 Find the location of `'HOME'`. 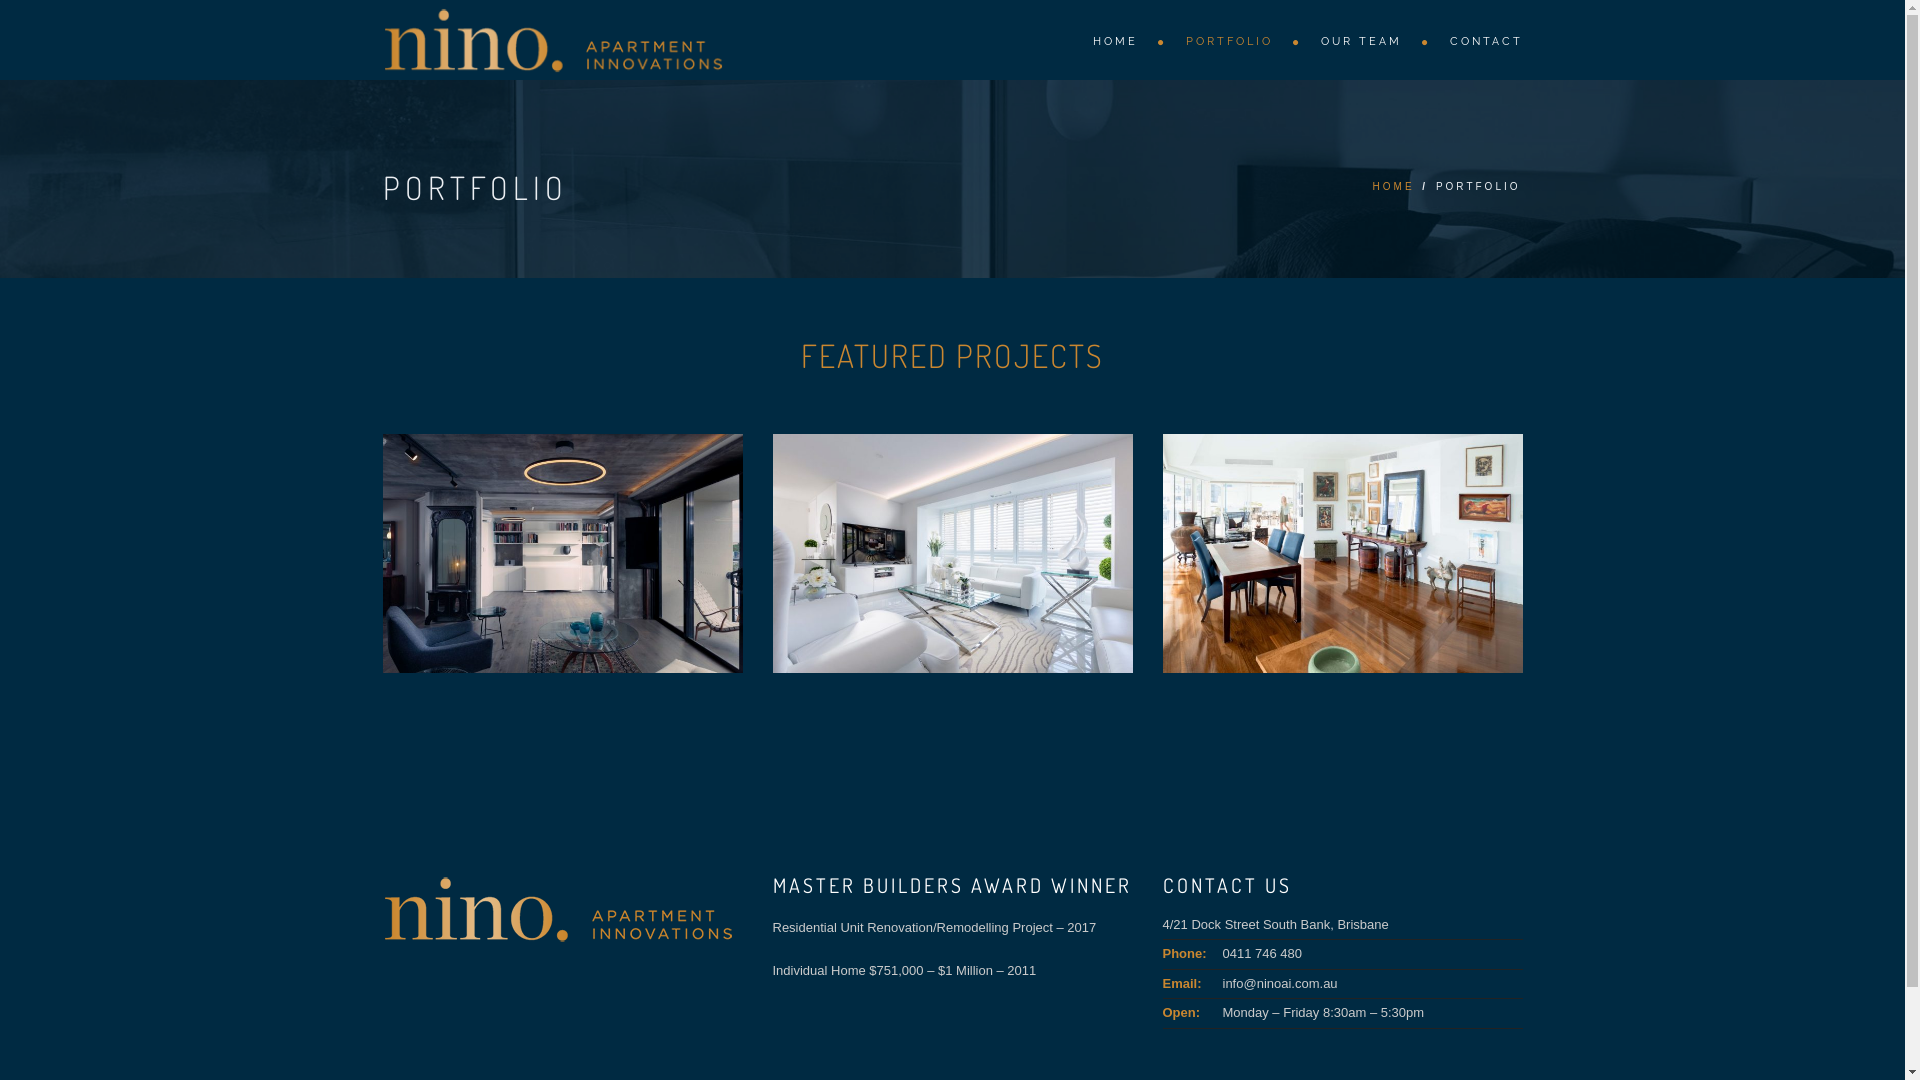

'HOME' is located at coordinates (1392, 186).